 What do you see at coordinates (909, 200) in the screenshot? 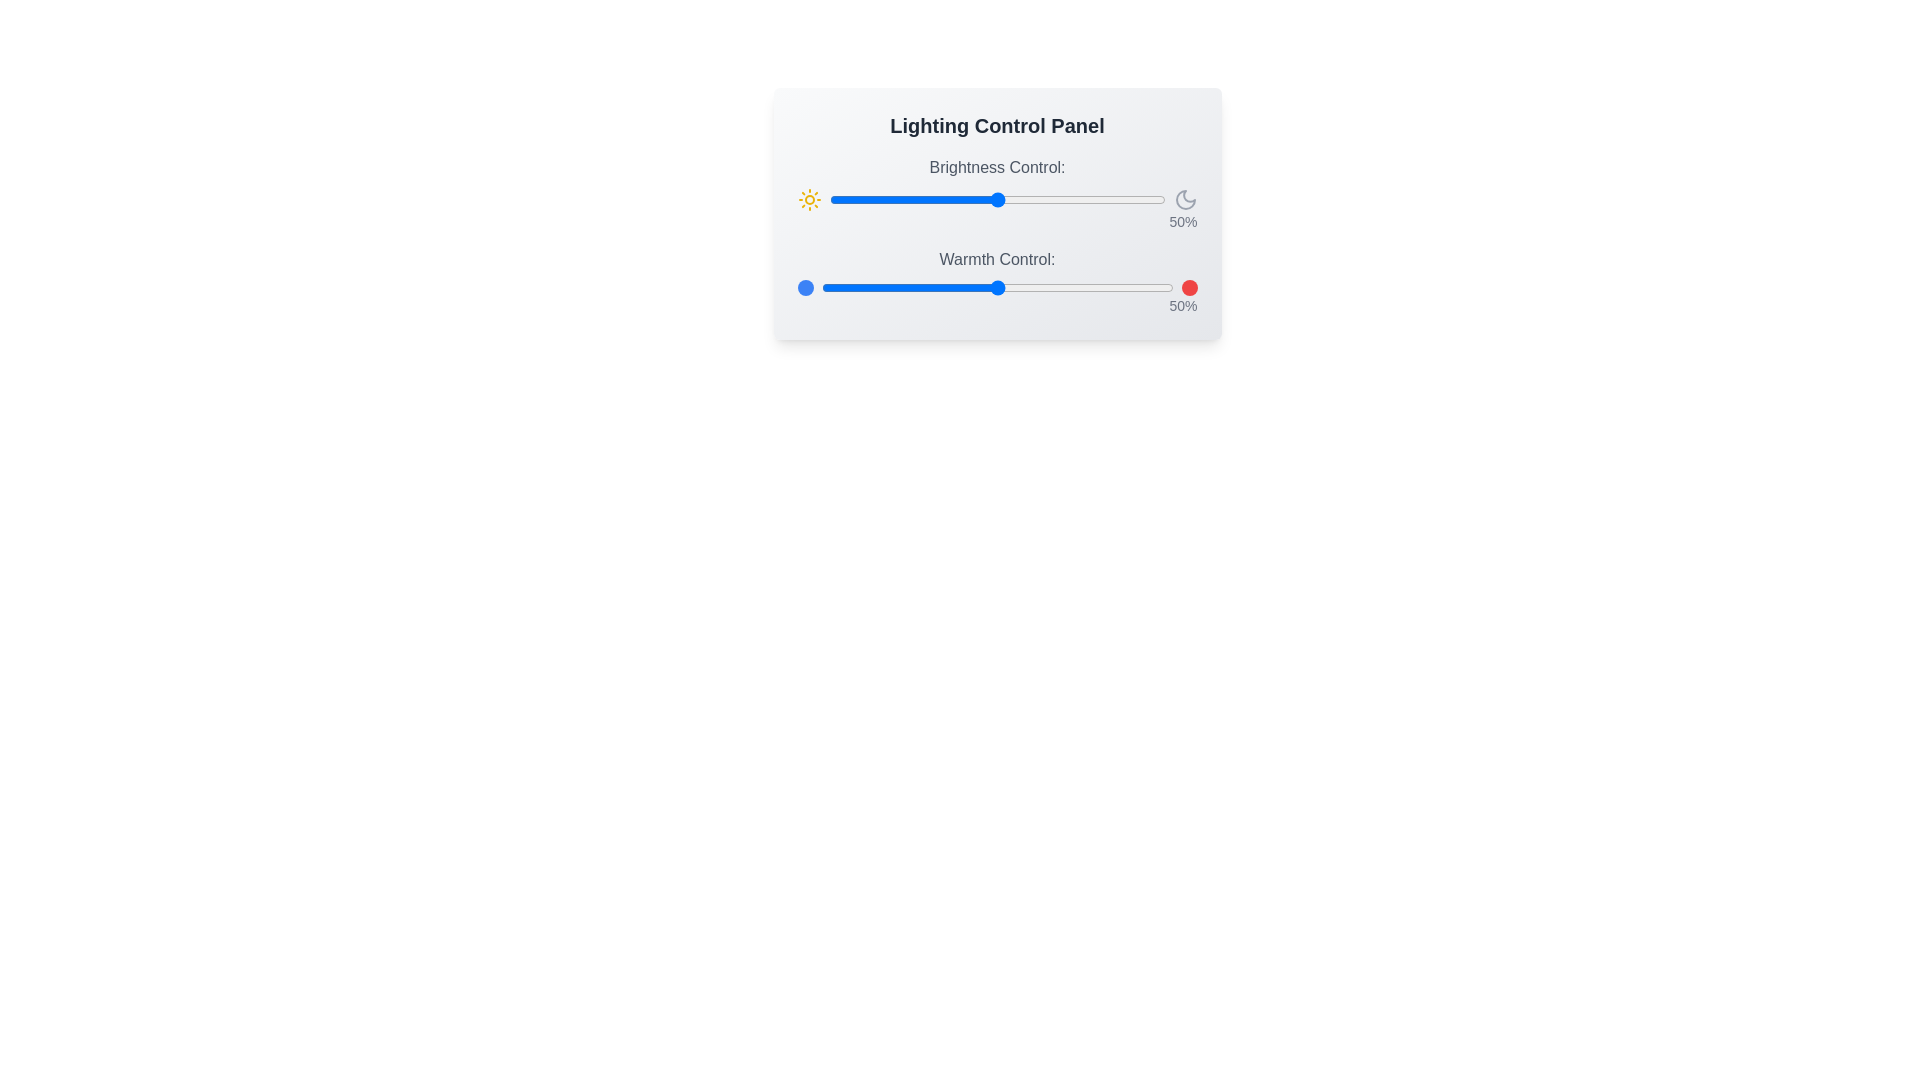
I see `brightness` at bounding box center [909, 200].